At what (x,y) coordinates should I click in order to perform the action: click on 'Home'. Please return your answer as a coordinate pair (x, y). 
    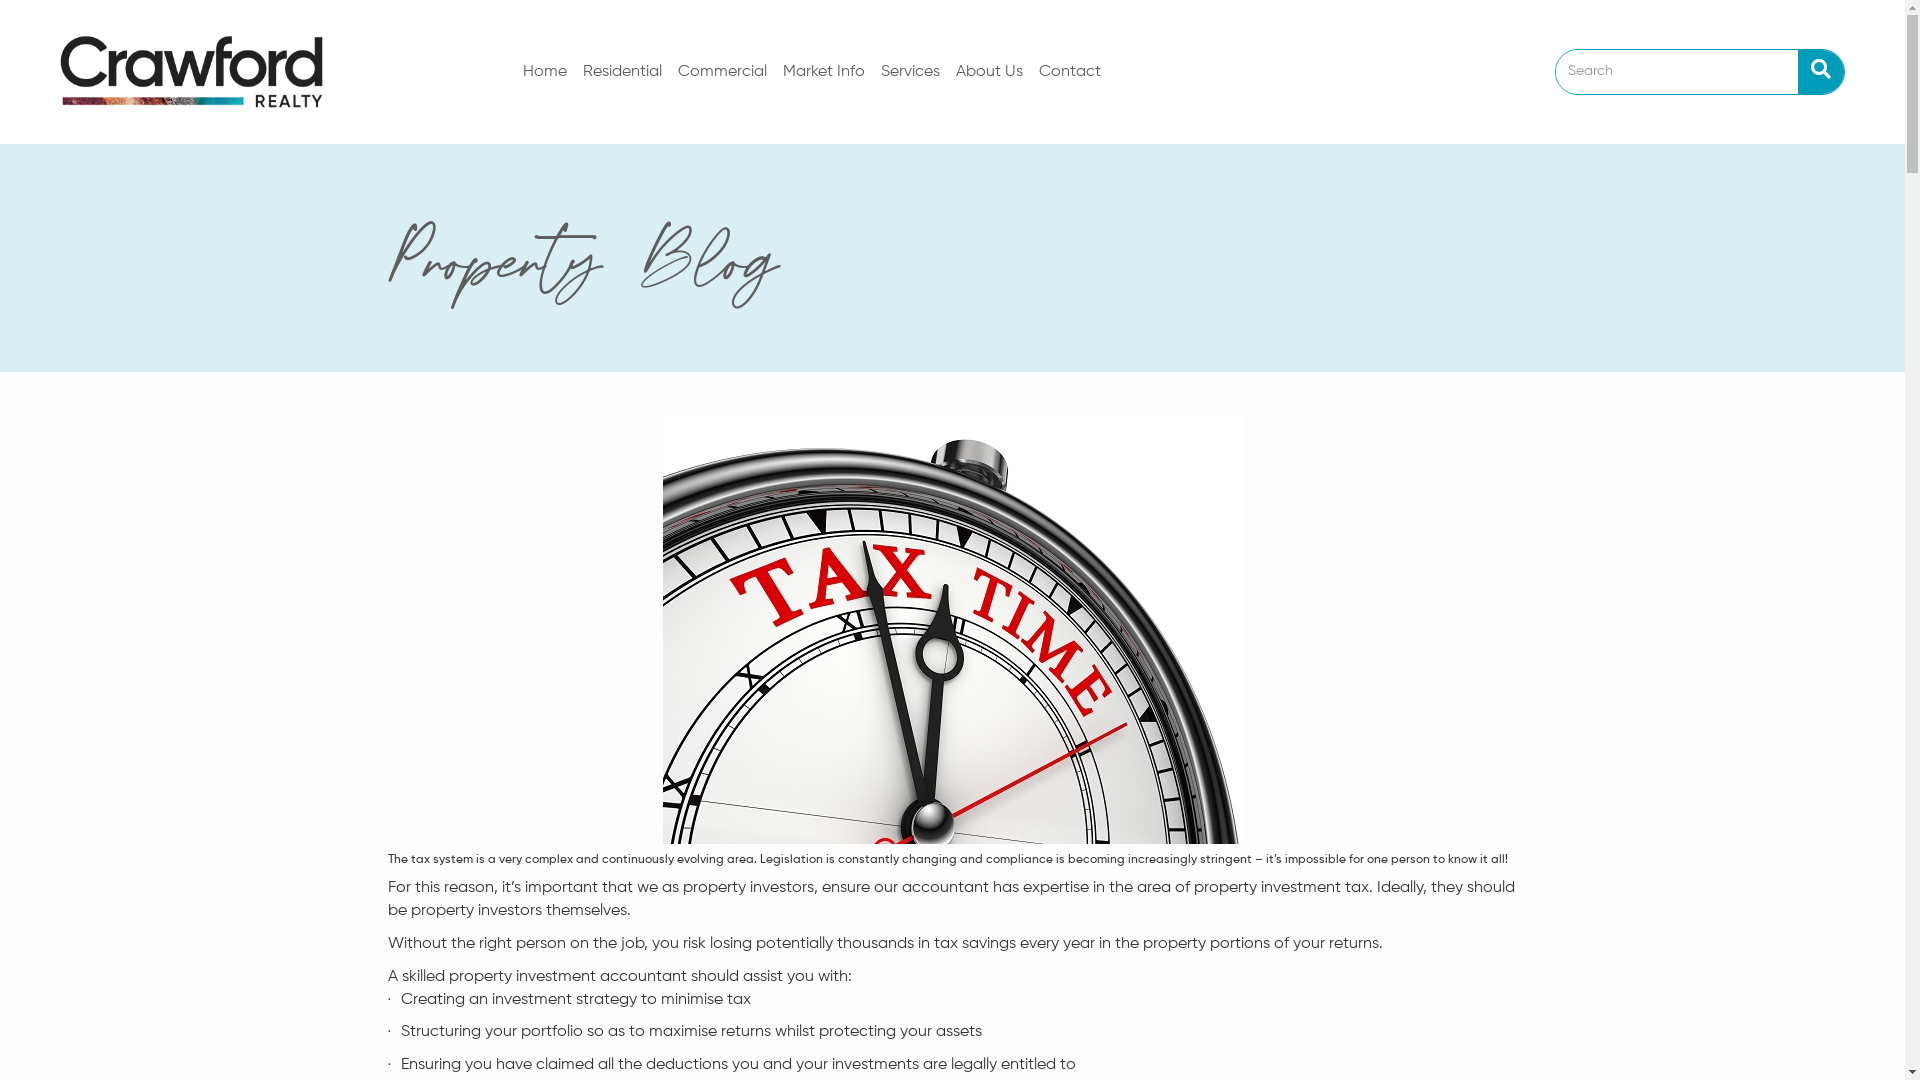
    Looking at the image, I should click on (545, 71).